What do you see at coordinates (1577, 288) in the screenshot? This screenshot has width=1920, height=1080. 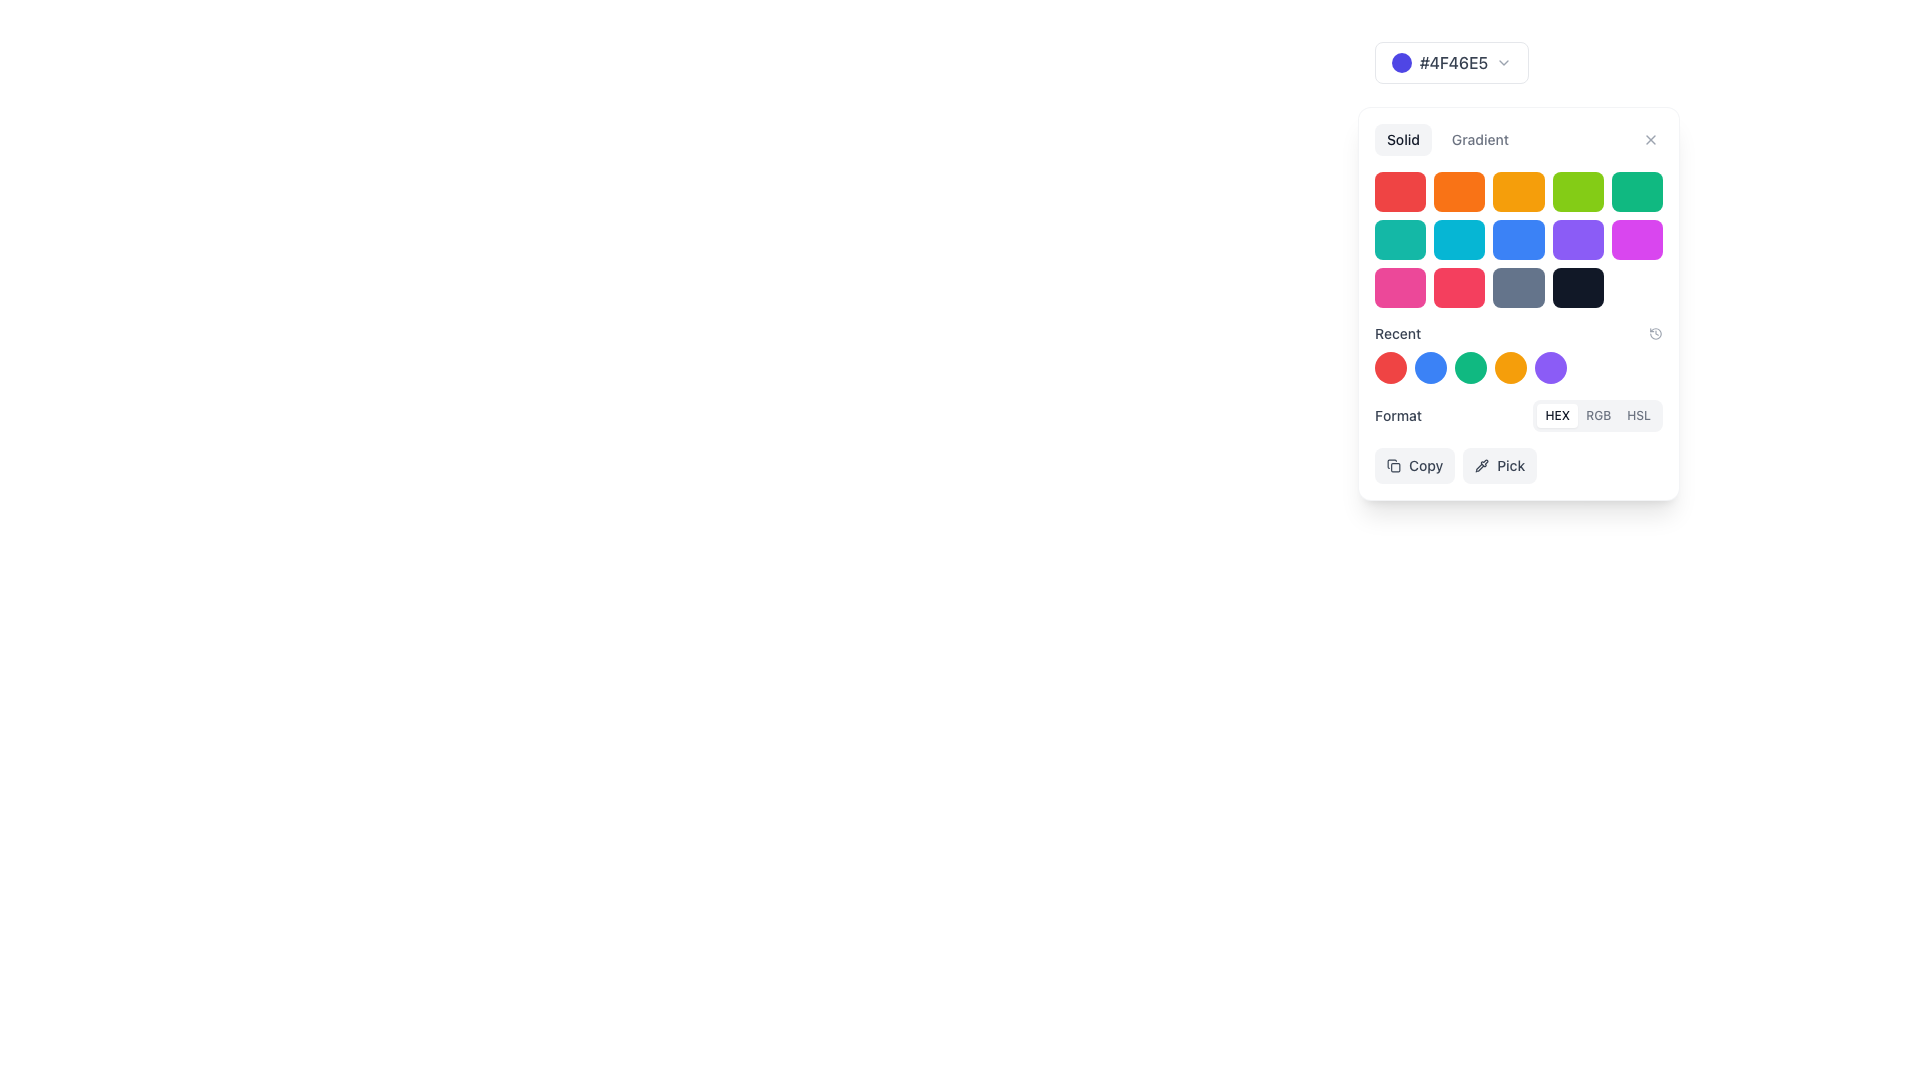 I see `the rectangular interactive button with a dark blue background located in the fifth column of the third row of the grid` at bounding box center [1577, 288].